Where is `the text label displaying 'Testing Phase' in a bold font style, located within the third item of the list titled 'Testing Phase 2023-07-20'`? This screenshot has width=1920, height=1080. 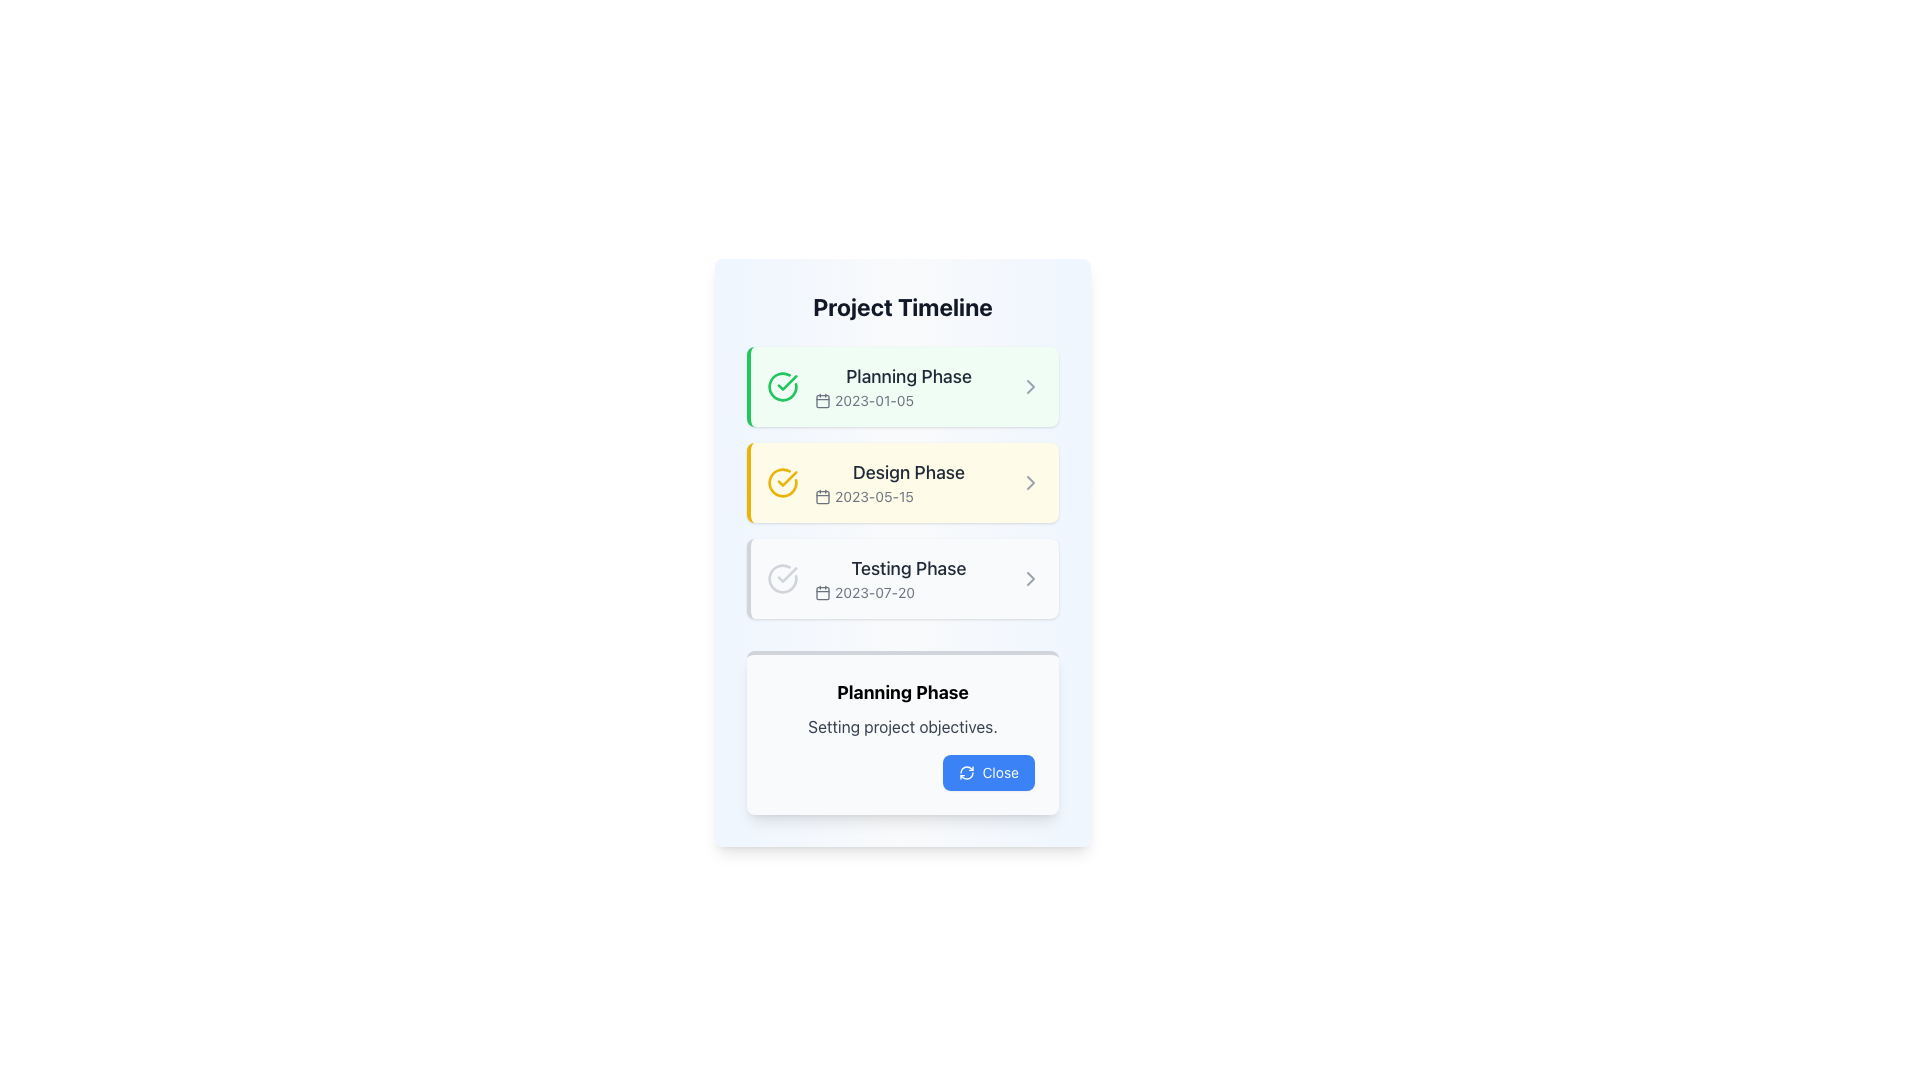
the text label displaying 'Testing Phase' in a bold font style, located within the third item of the list titled 'Testing Phase 2023-07-20' is located at coordinates (907, 569).